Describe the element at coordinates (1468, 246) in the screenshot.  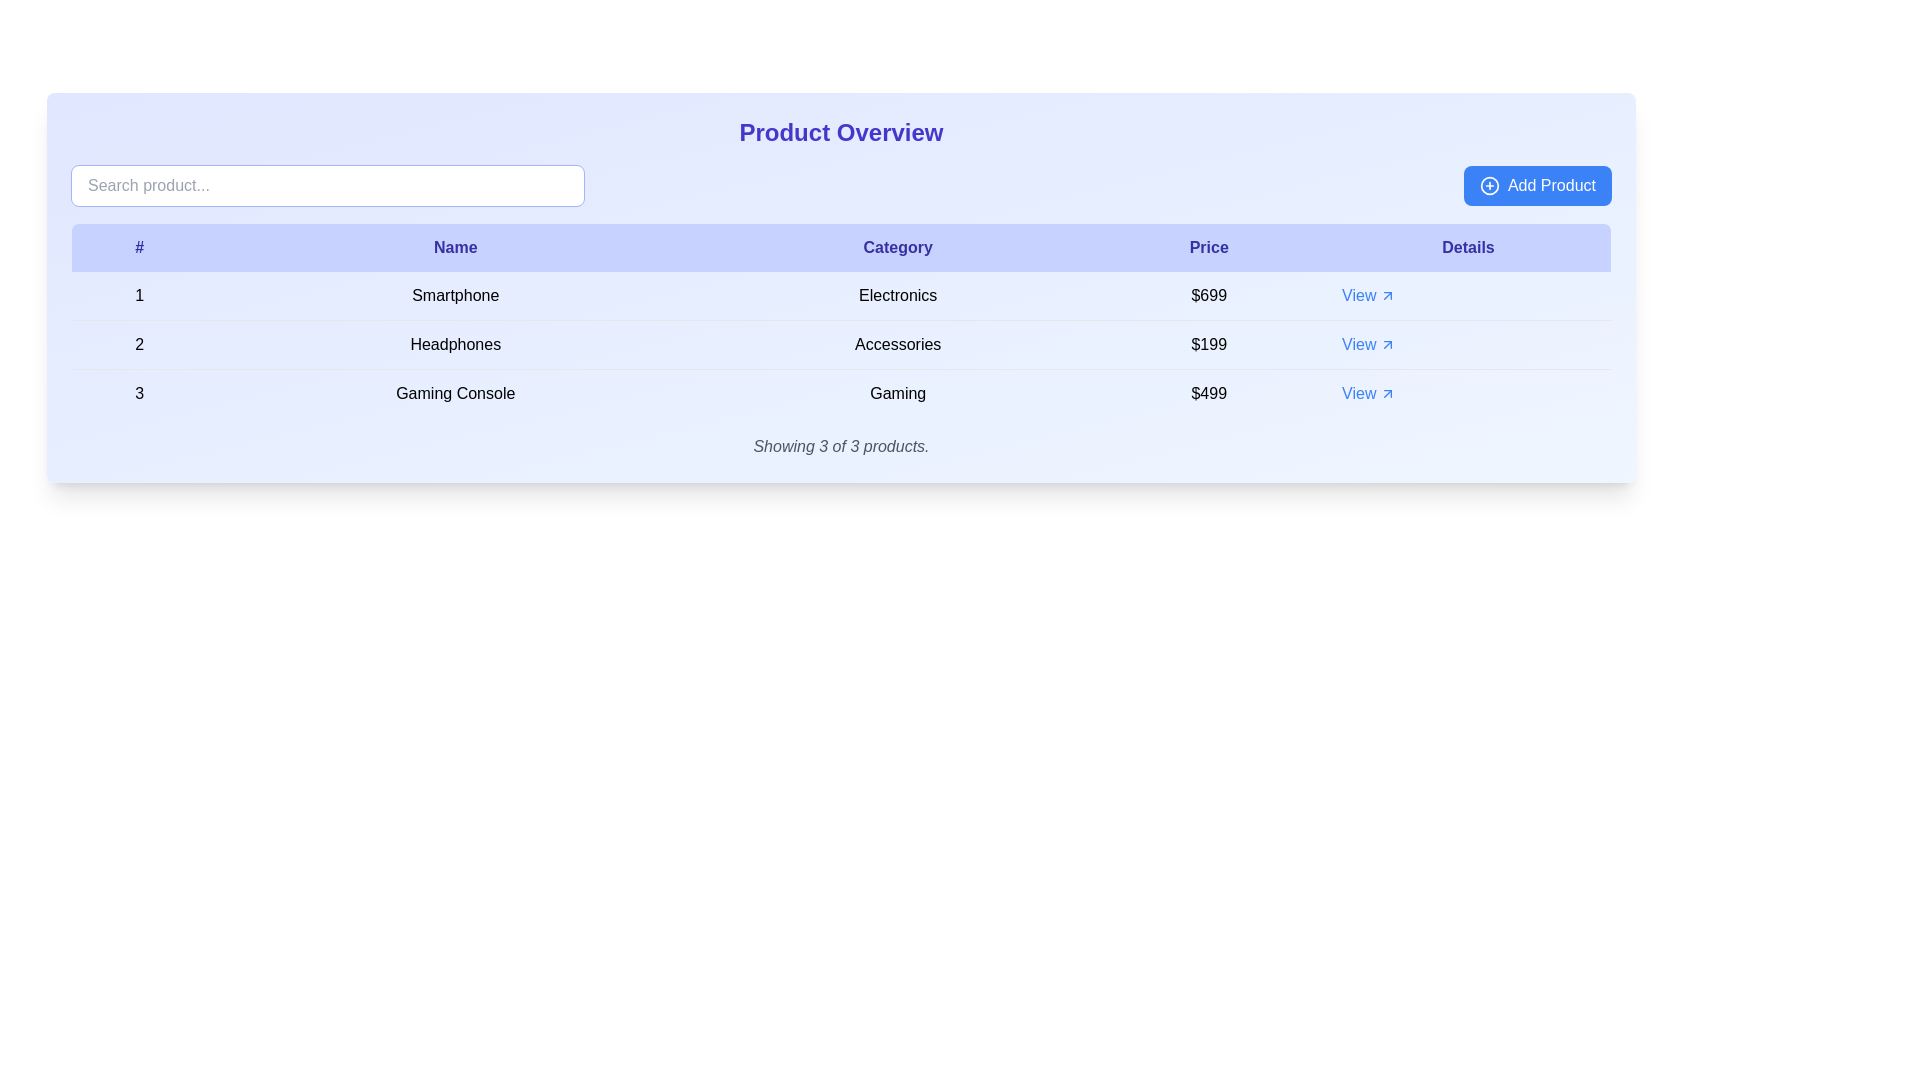
I see `the 'Details' text label, which is a purple styled label located in the light blue header bar, positioned to the far right, adjacent to the 'Price' column` at that location.